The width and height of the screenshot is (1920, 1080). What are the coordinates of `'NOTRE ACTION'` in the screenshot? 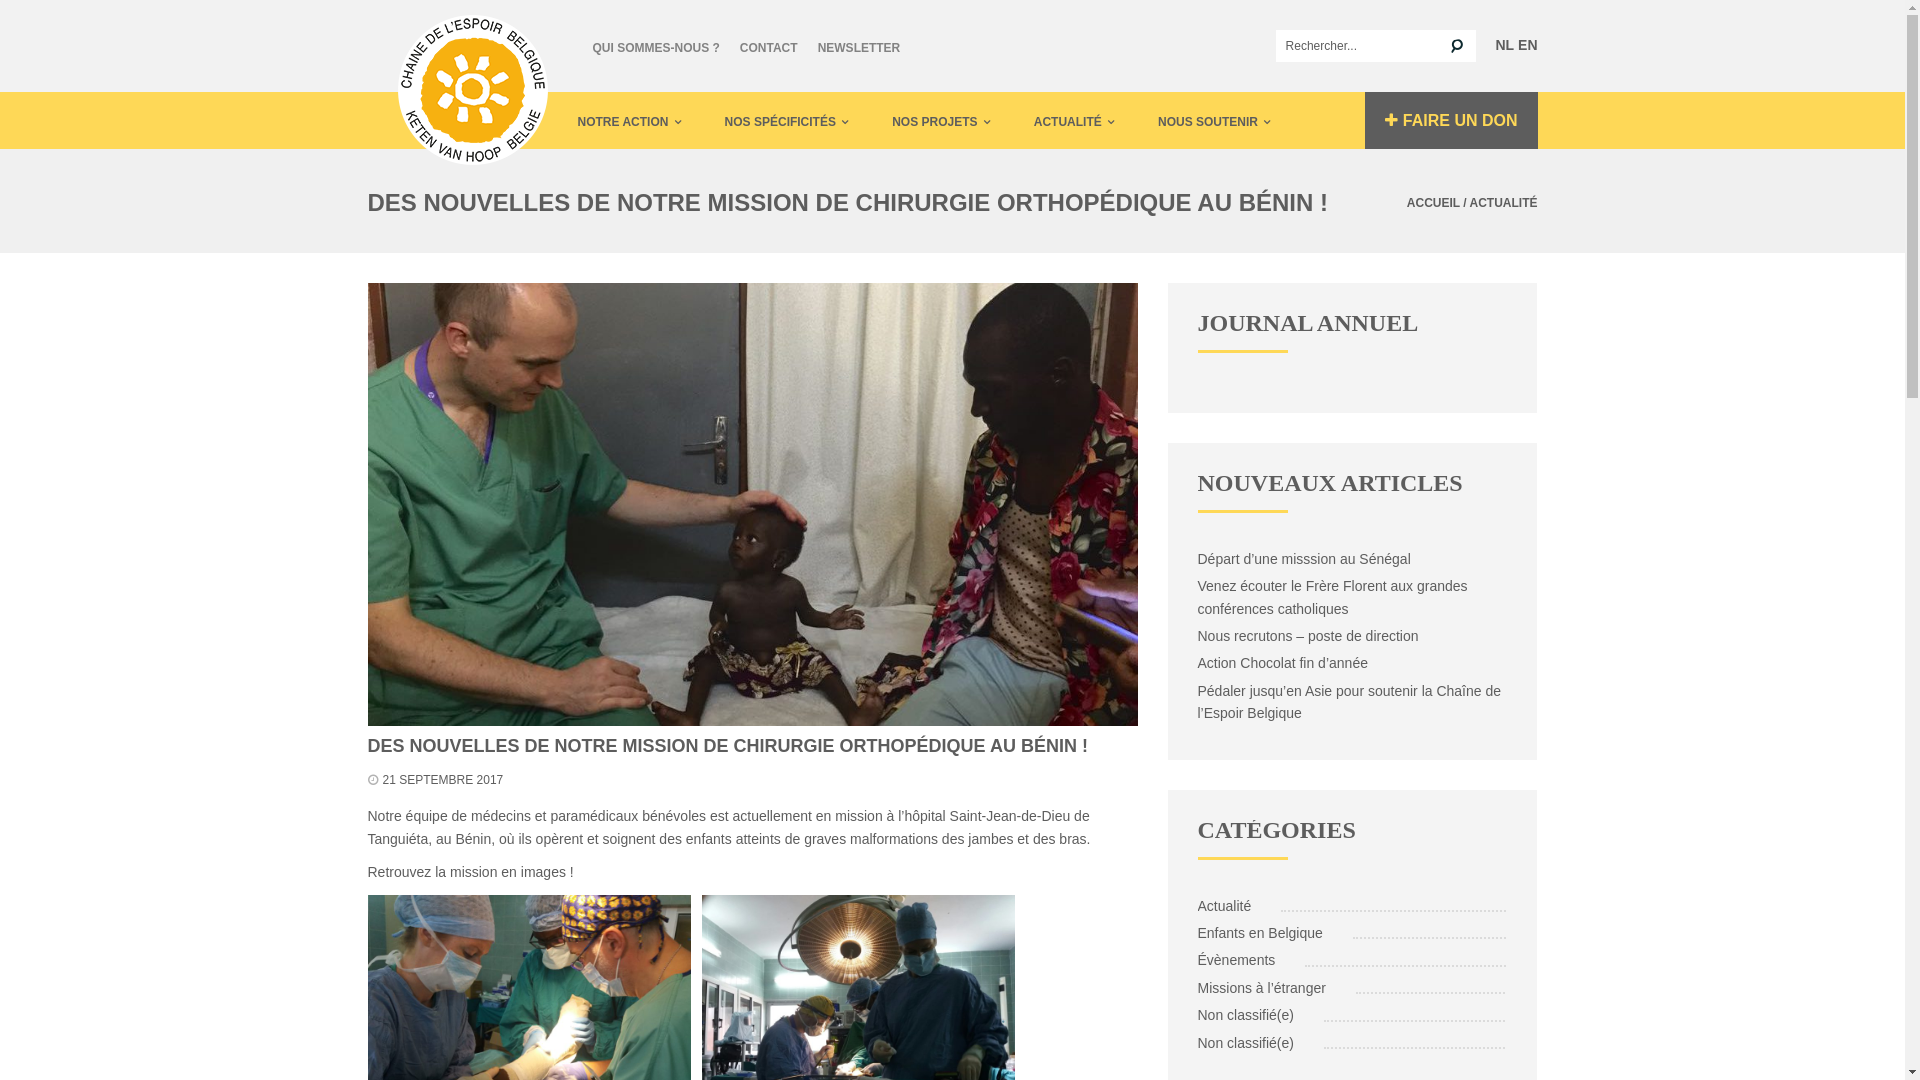 It's located at (576, 119).